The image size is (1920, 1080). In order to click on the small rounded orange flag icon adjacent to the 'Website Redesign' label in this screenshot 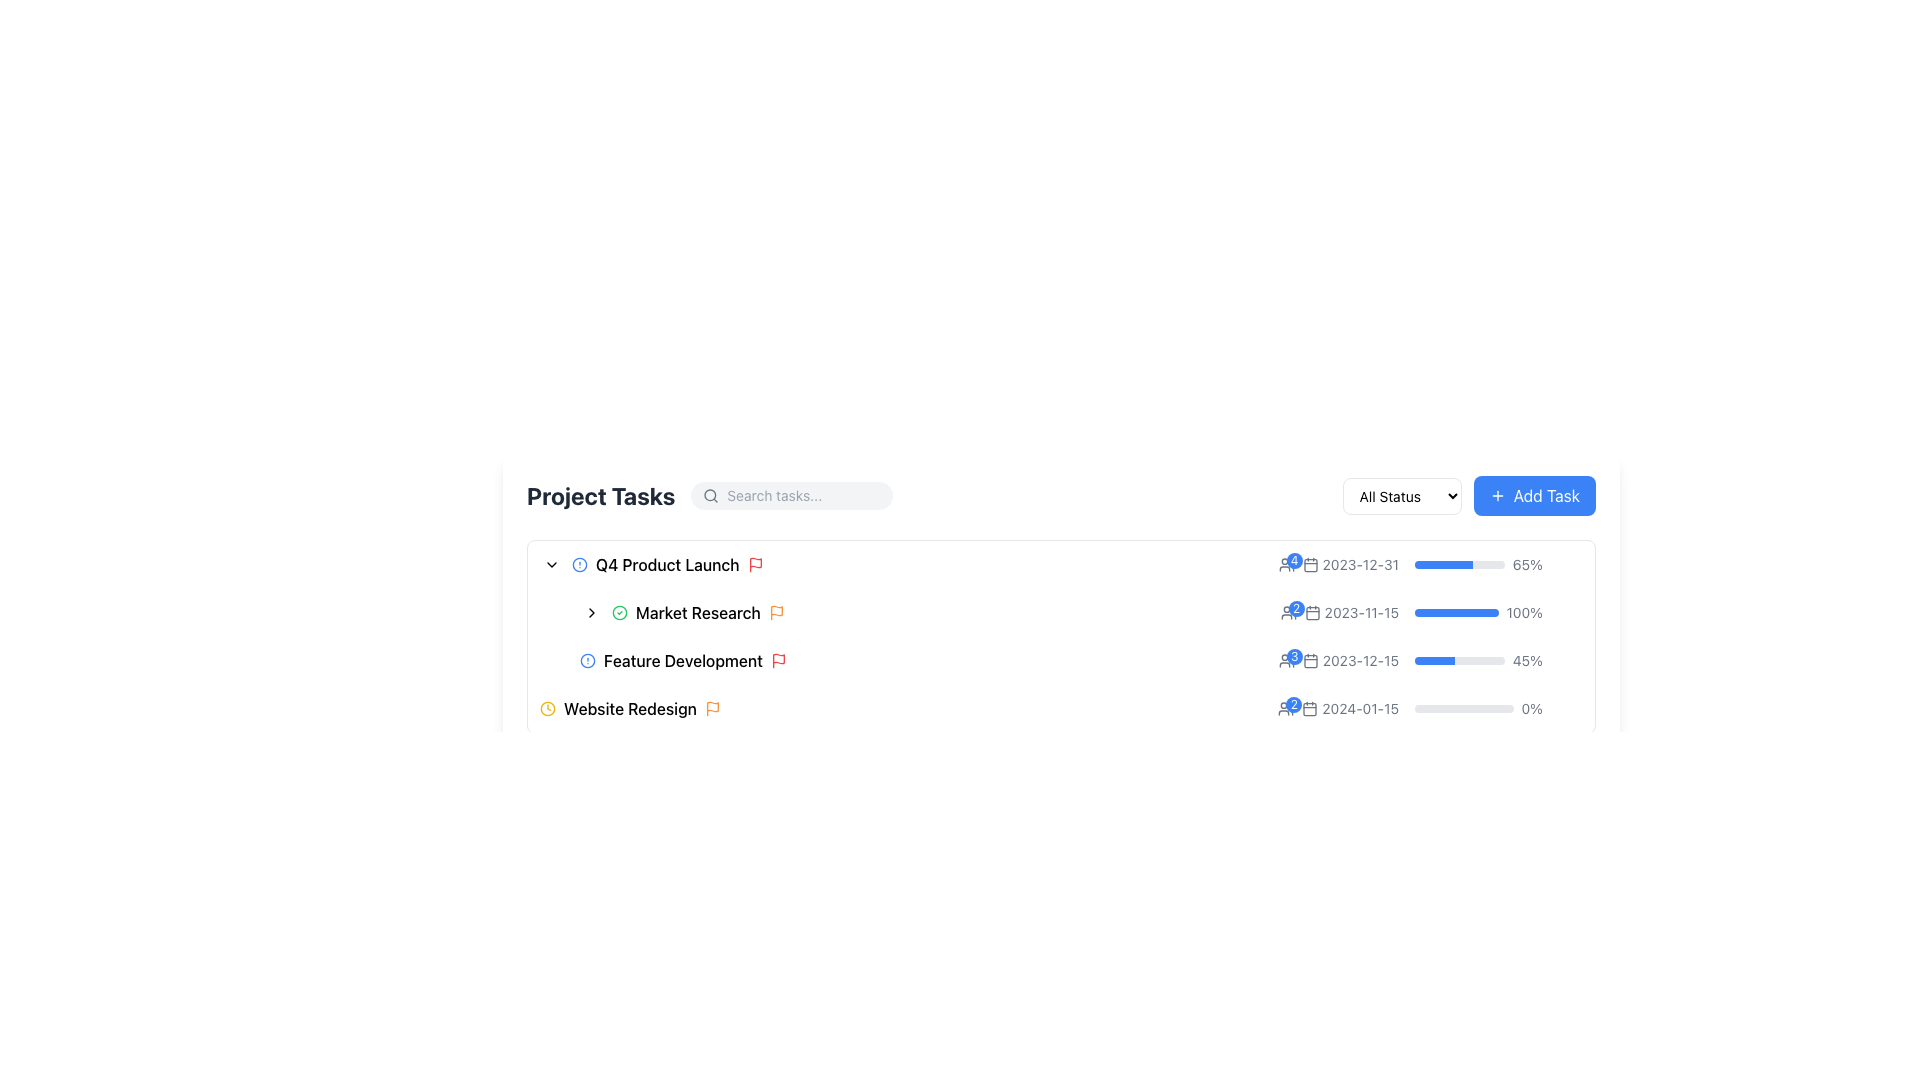, I will do `click(712, 708)`.